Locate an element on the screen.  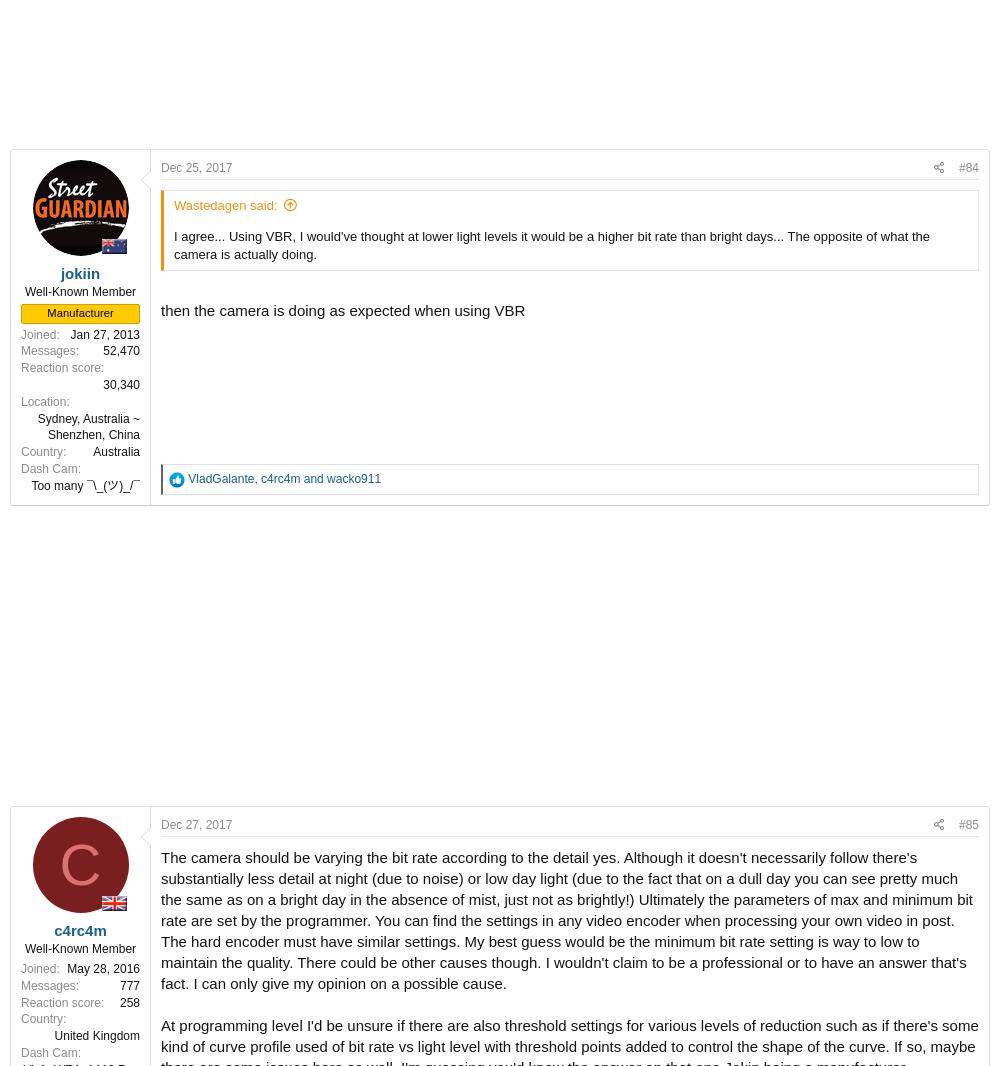
'52,470' is located at coordinates (102, 351).